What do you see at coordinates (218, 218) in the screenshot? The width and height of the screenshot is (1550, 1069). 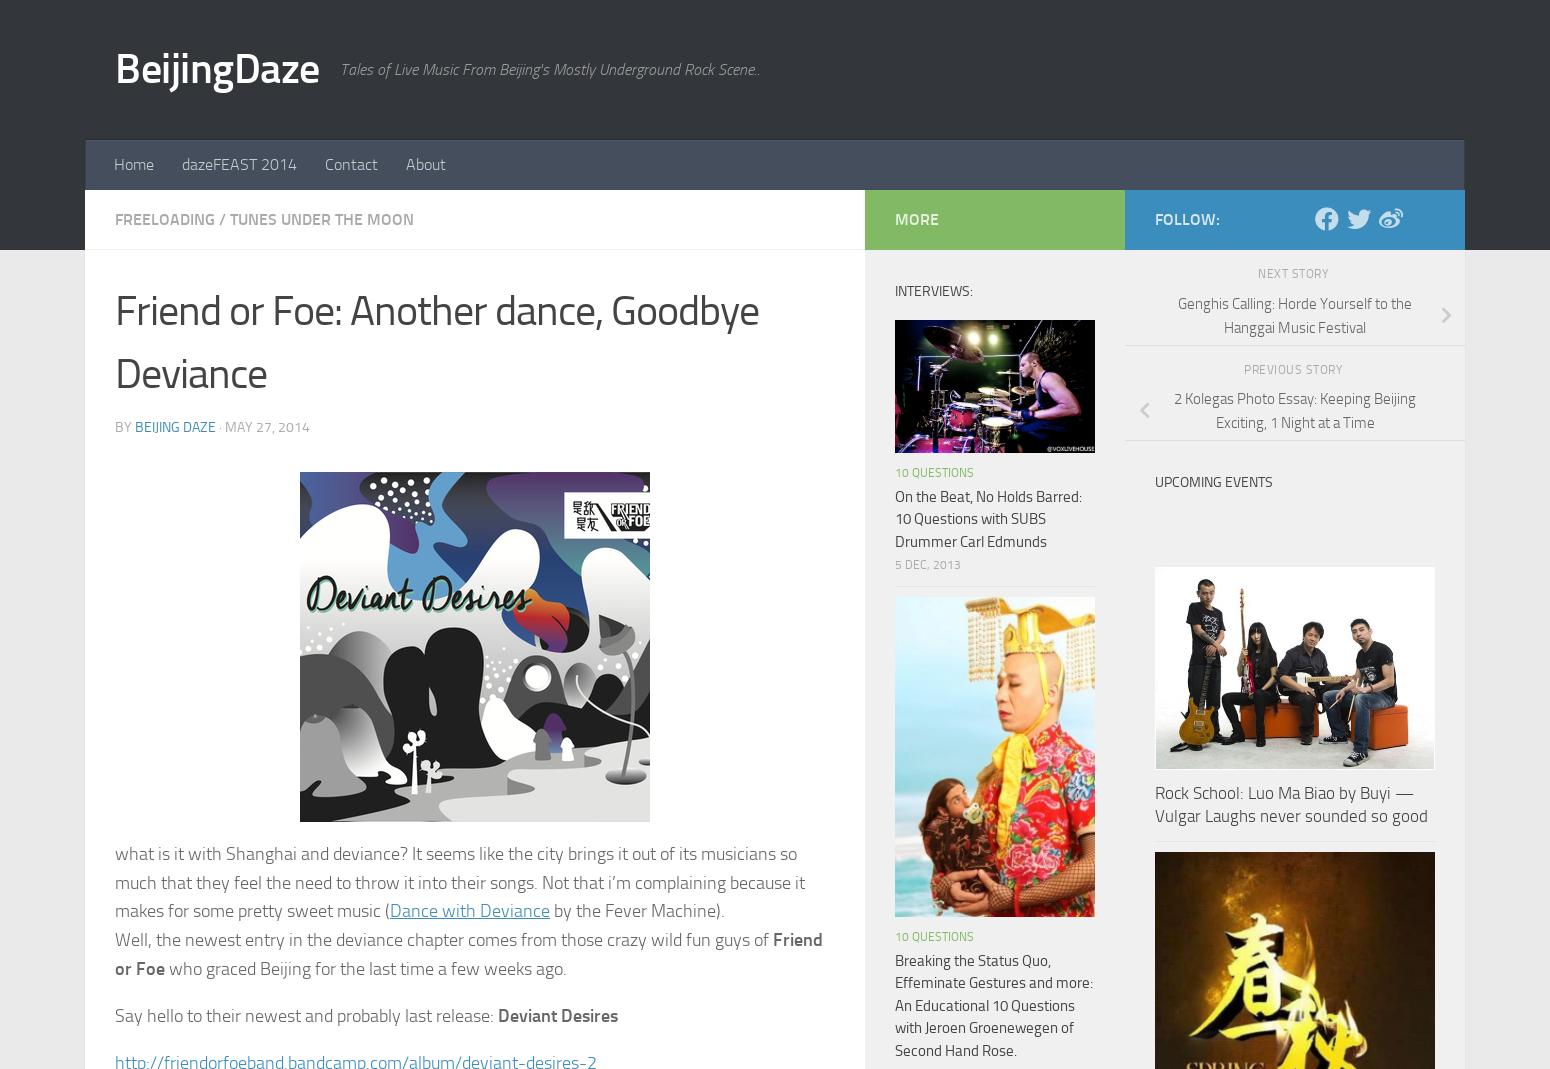 I see `'/'` at bounding box center [218, 218].